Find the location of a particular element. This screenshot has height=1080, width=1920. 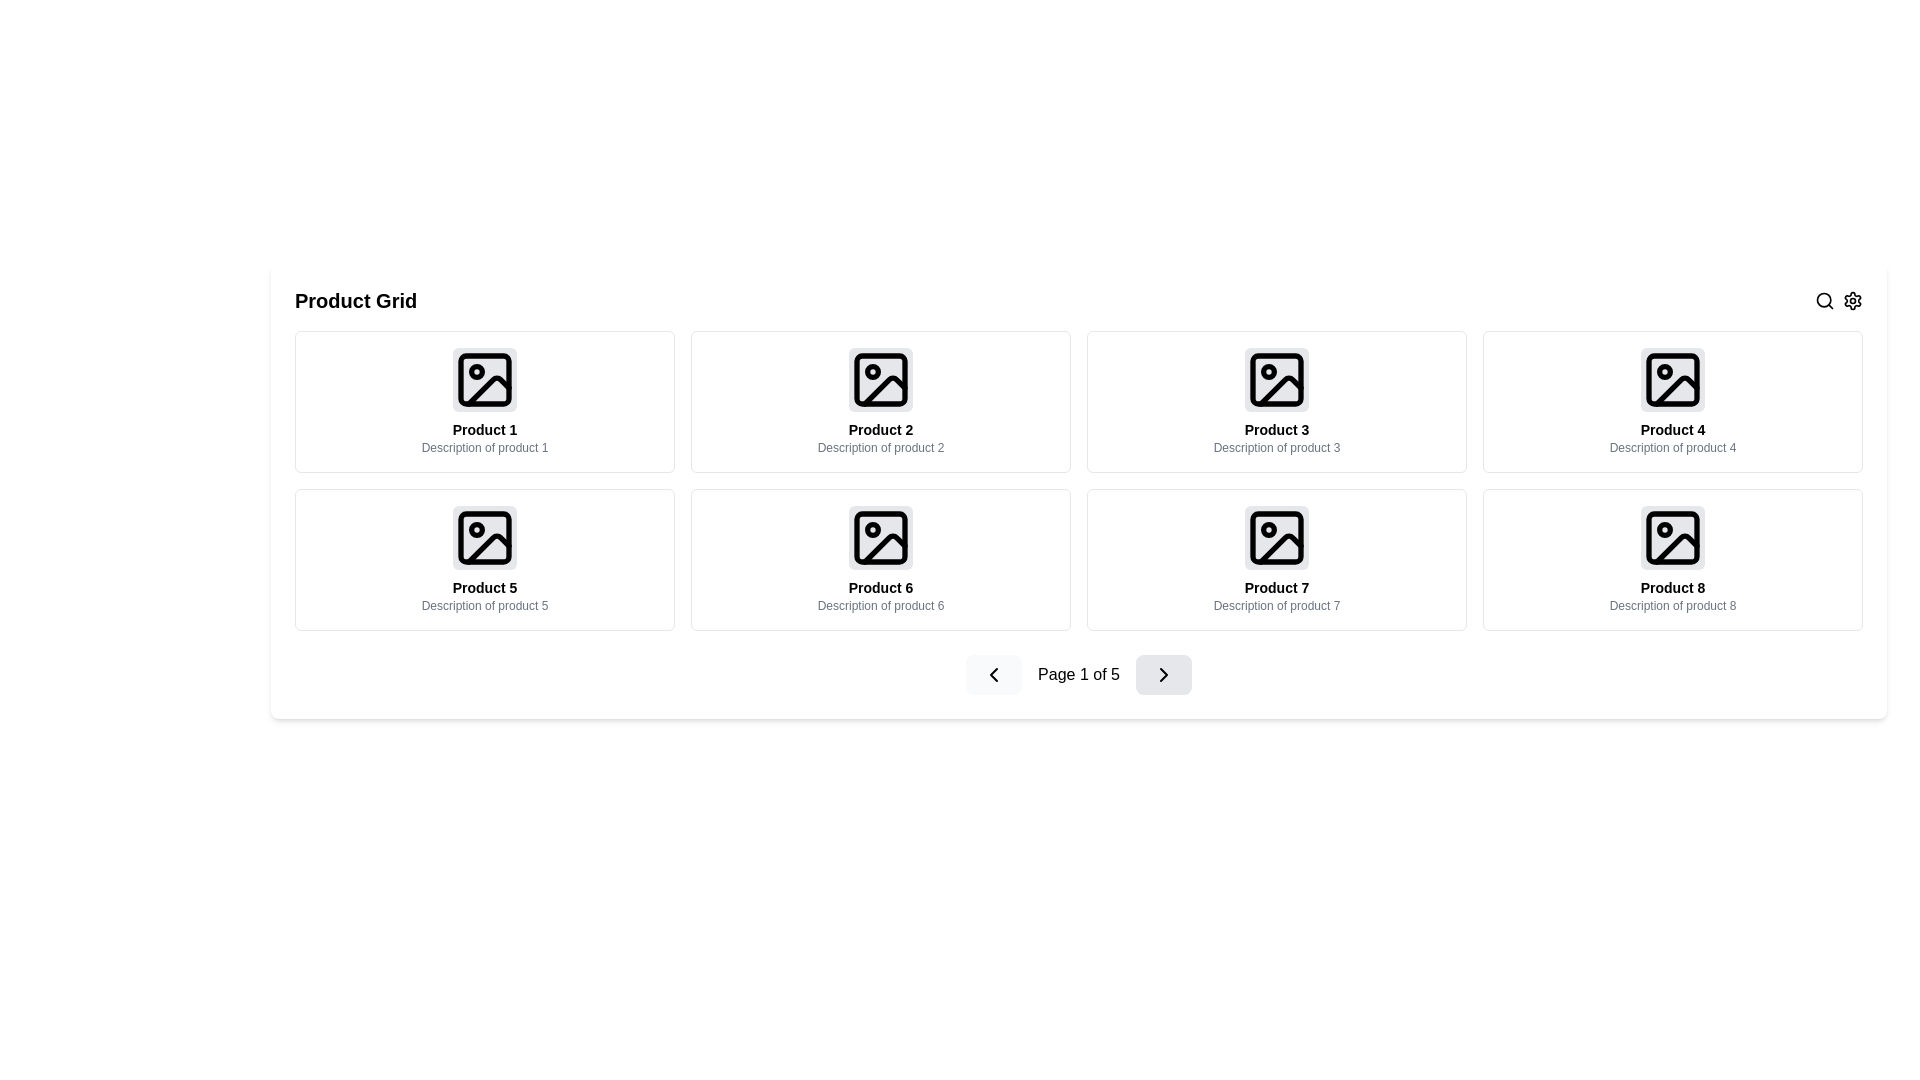

the static text displaying 'Page 1 of 5', which is centered at the bottom of the view between navigation buttons is located at coordinates (1078, 675).